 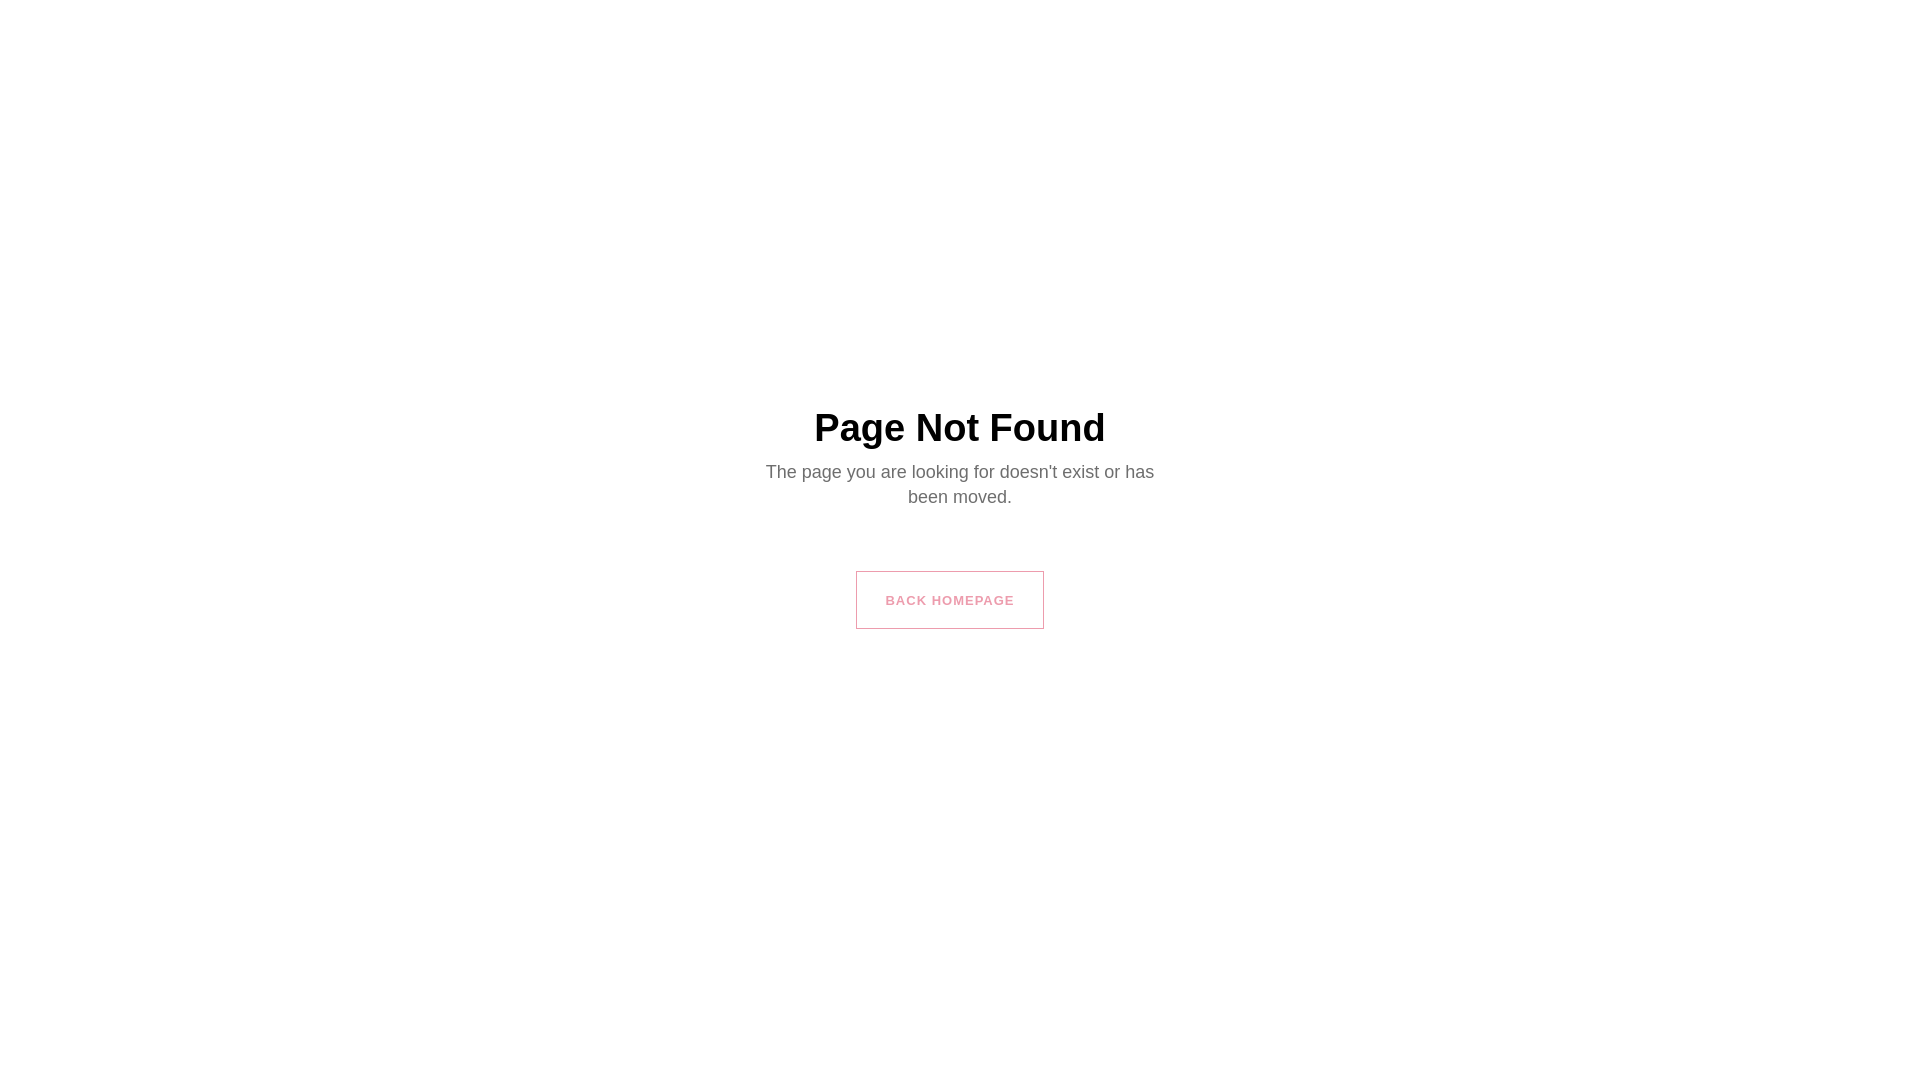 I want to click on 'BACK HOMEPAGE', so click(x=948, y=599).